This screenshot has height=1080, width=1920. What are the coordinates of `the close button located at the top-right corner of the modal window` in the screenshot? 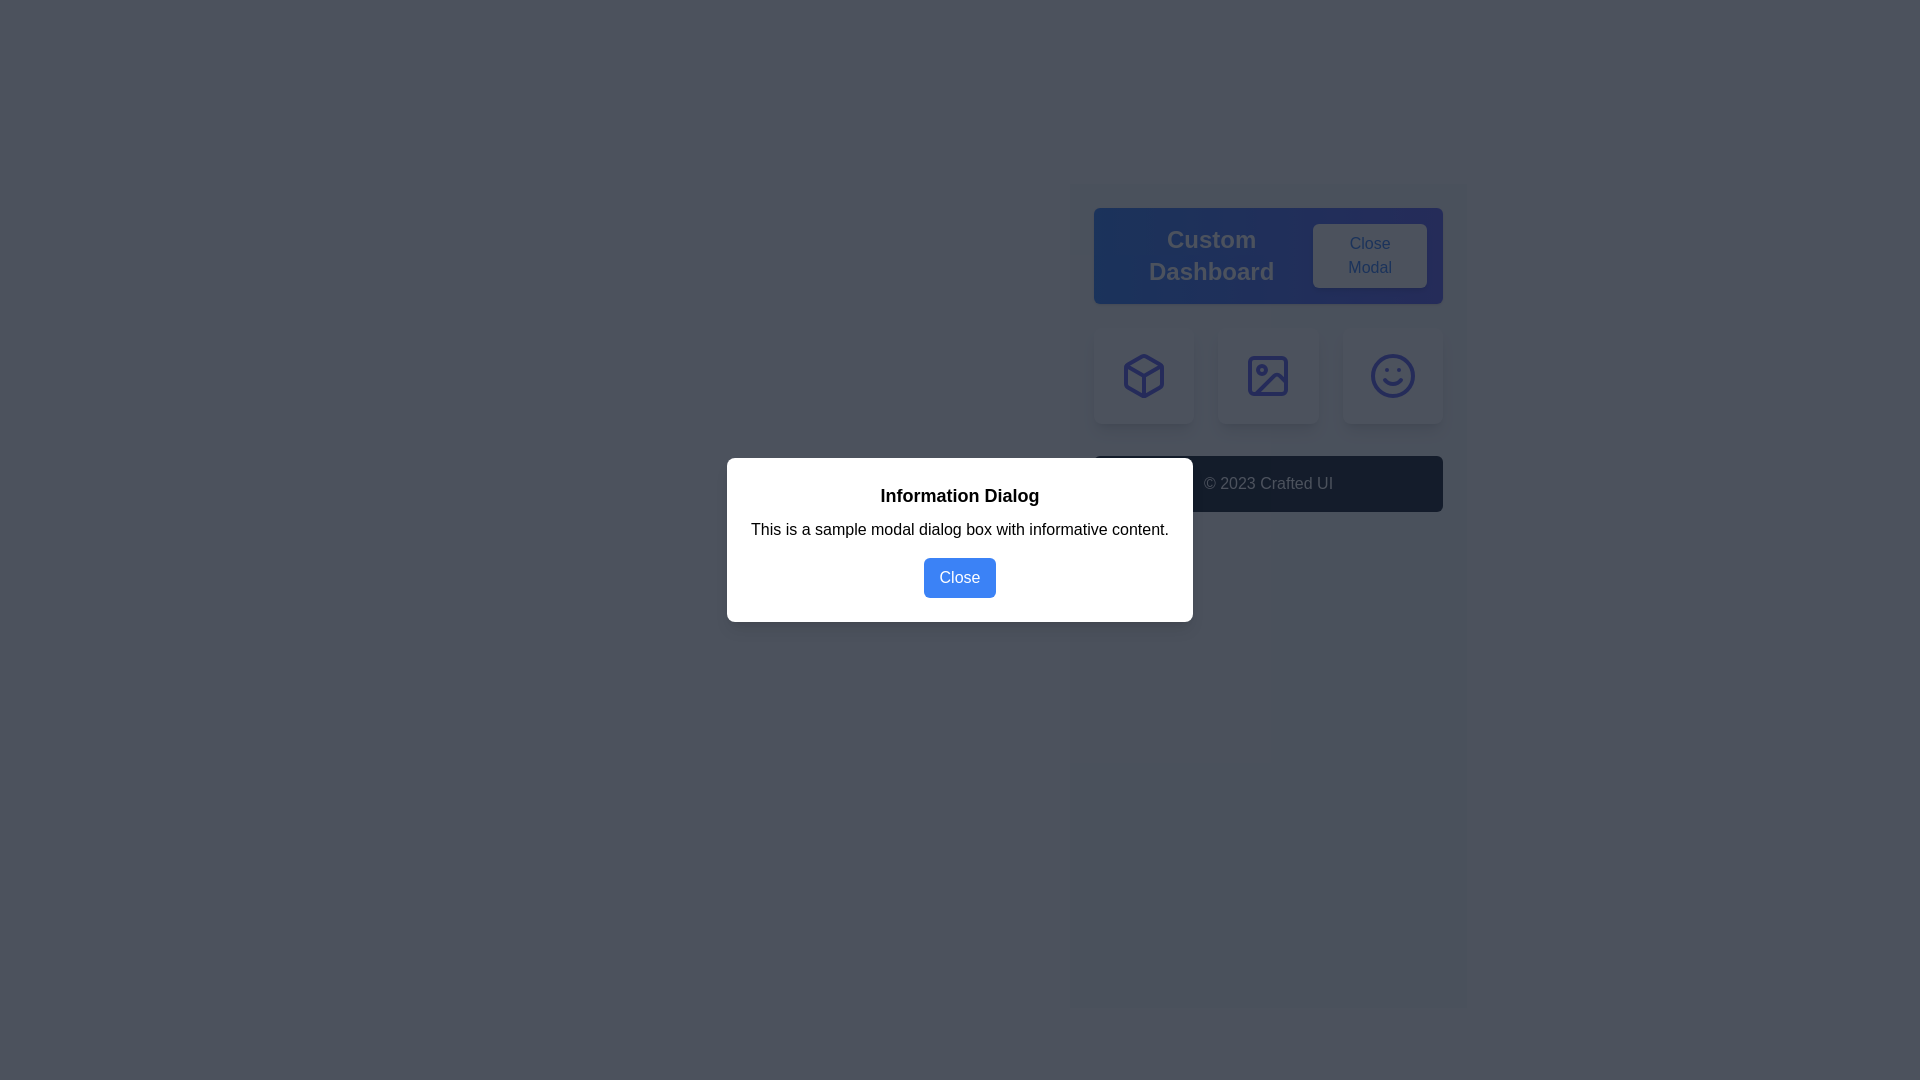 It's located at (1369, 254).